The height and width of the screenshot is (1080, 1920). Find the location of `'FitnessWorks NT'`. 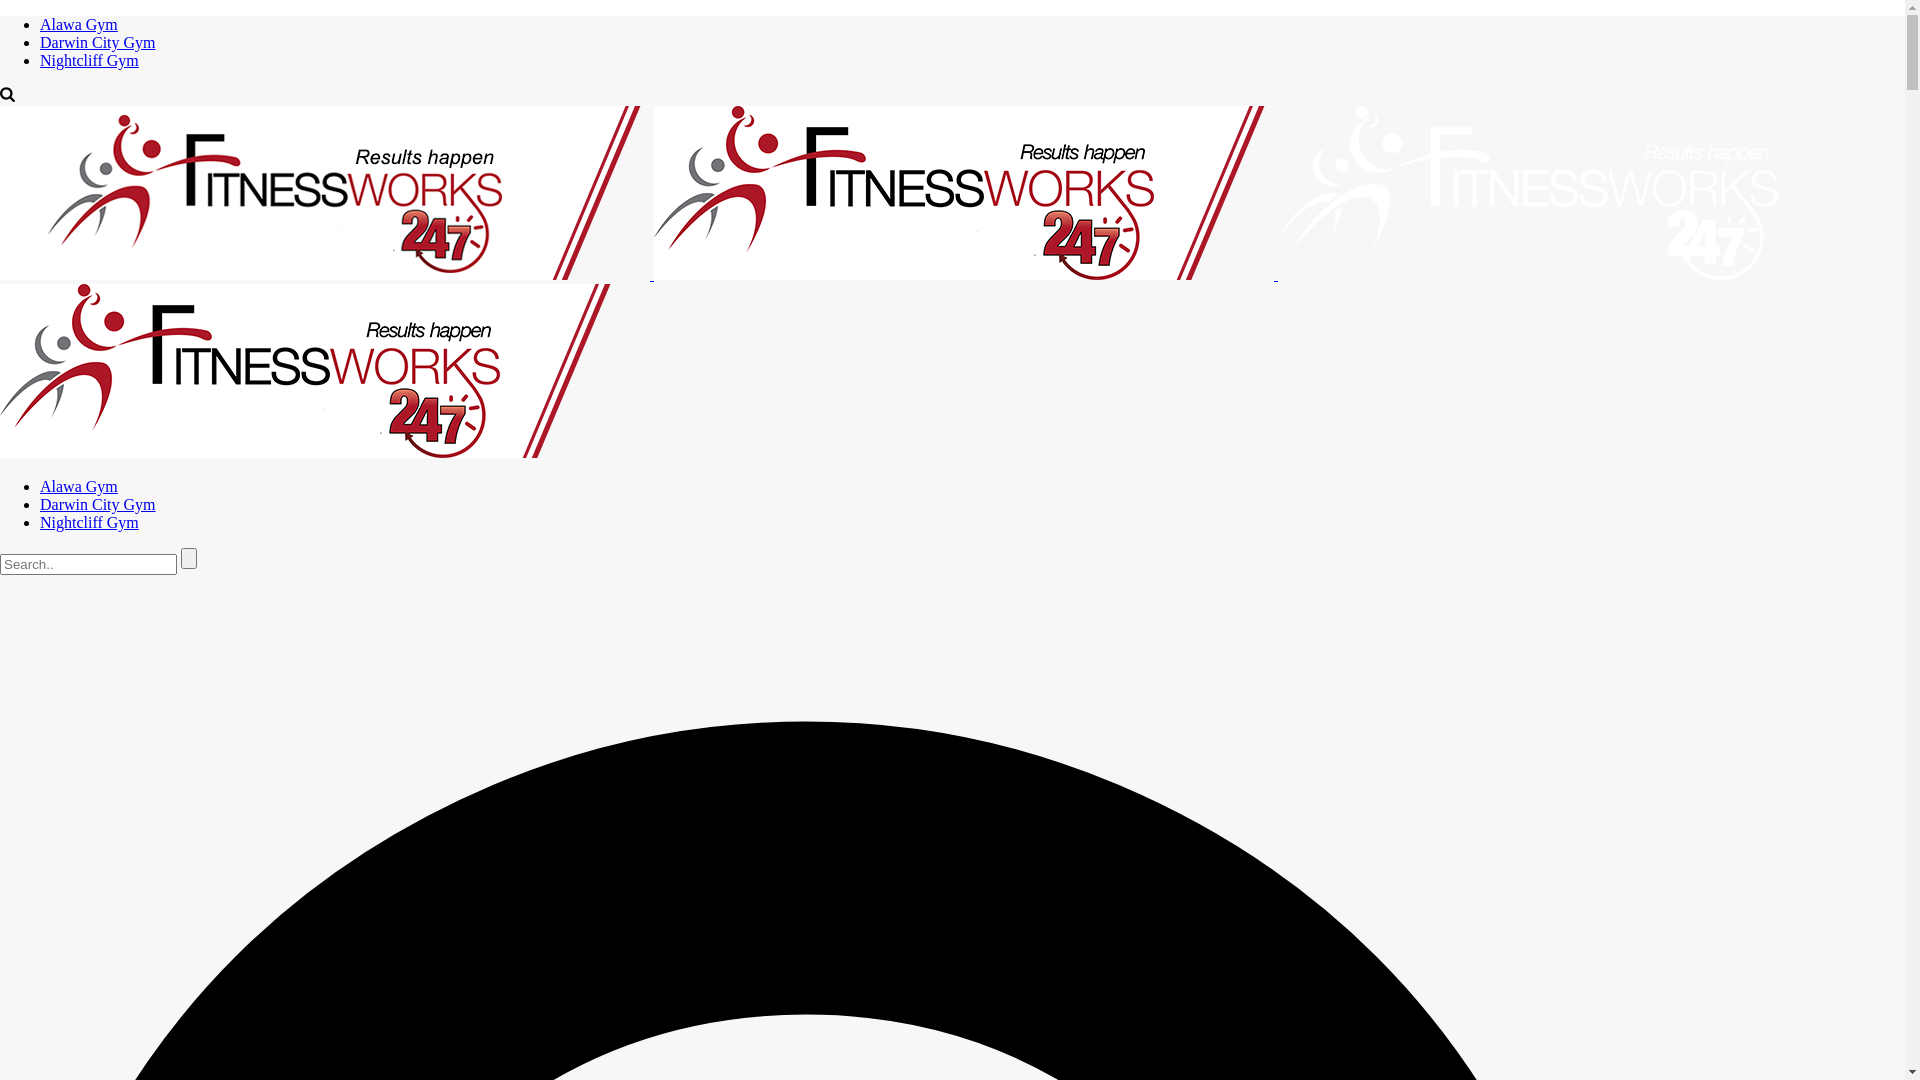

'FitnessWorks NT' is located at coordinates (887, 363).